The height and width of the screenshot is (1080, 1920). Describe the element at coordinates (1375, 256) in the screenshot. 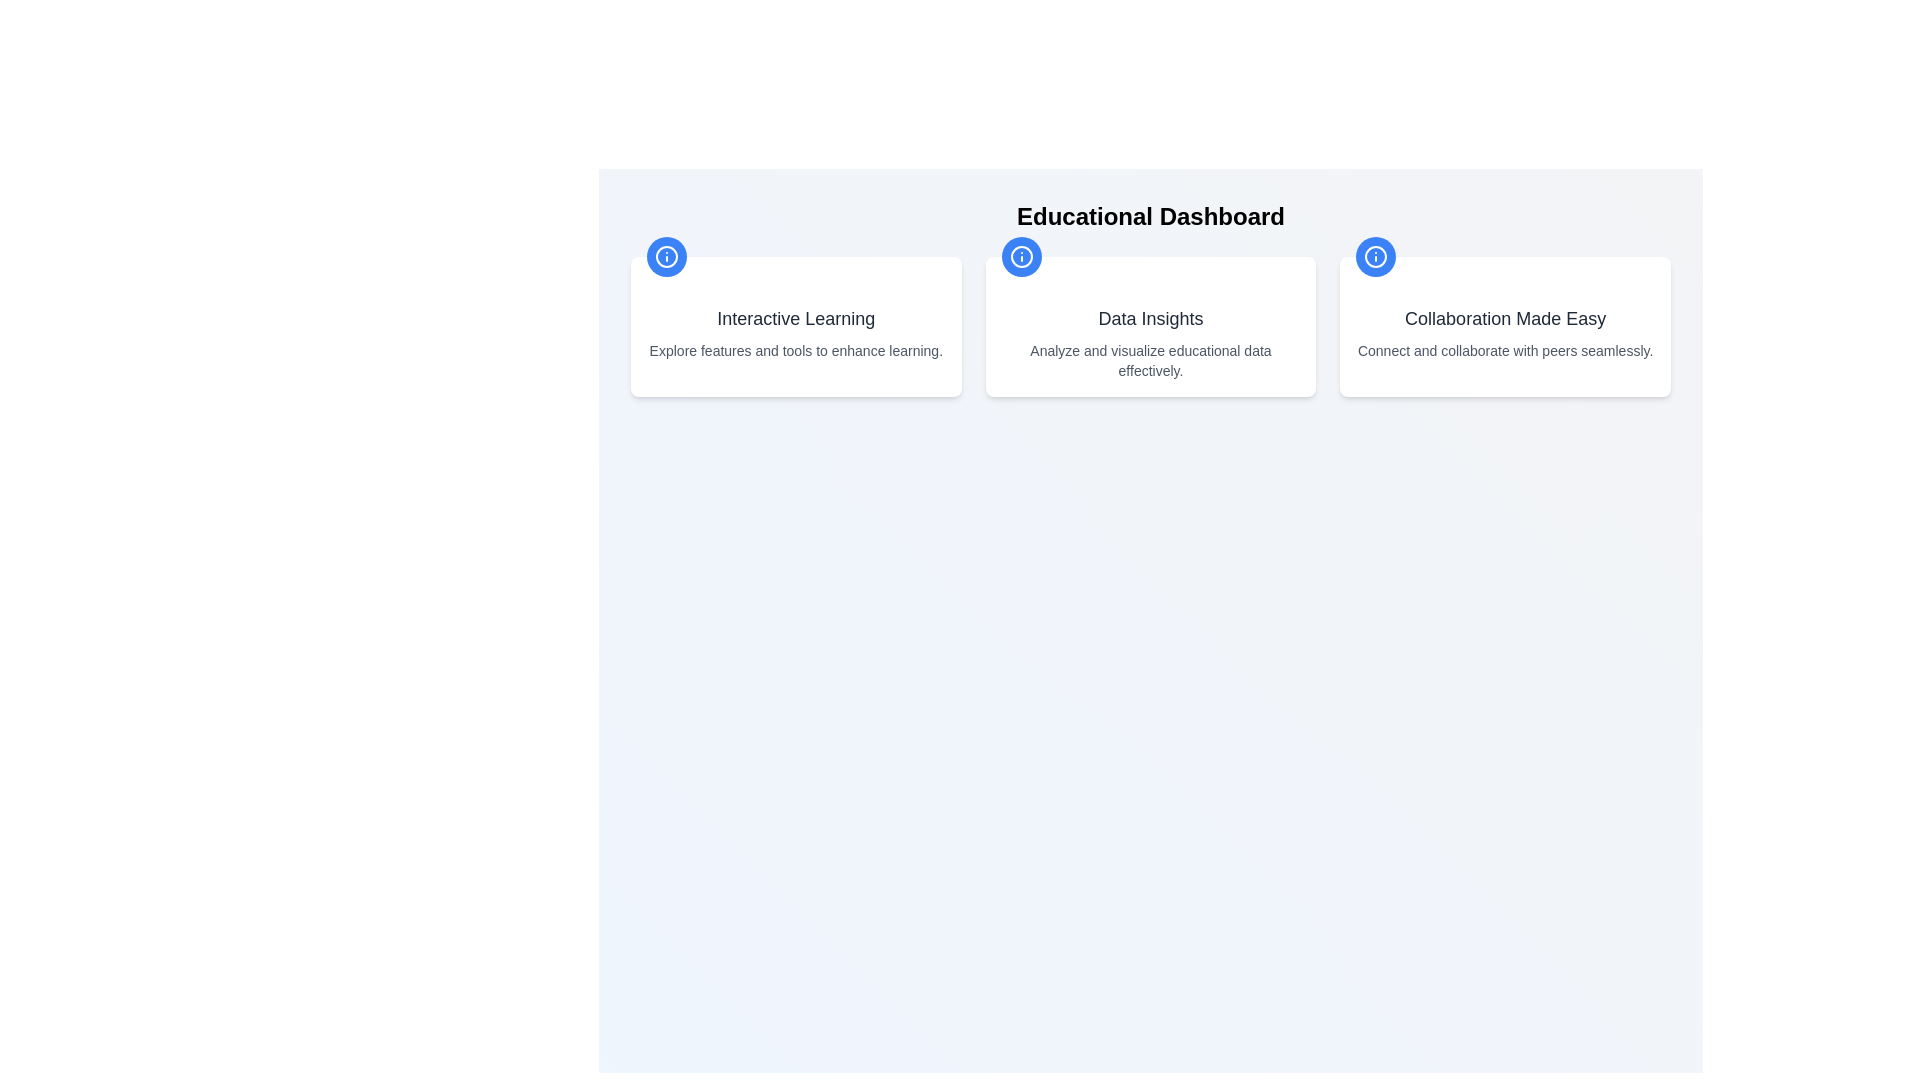

I see `the 'Info' icon with a blue background, located at the top-left corner of the 'Collaboration Made Easy' card` at that location.